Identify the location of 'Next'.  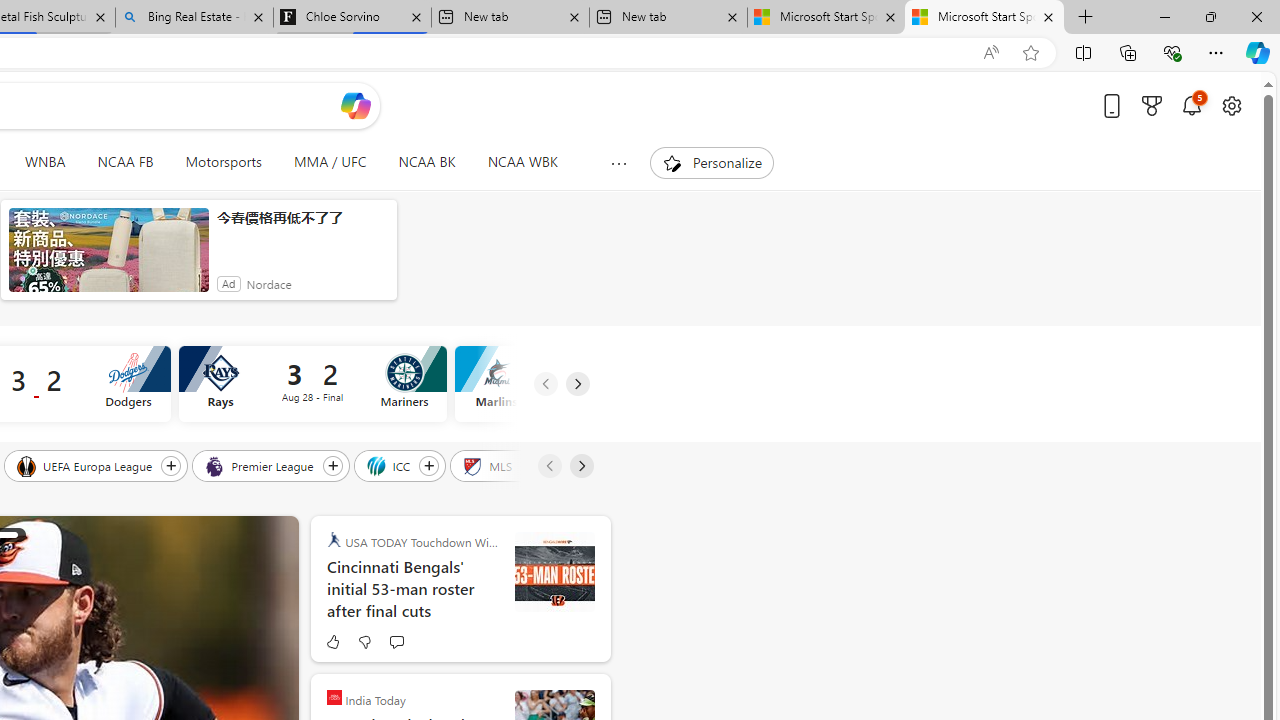
(580, 465).